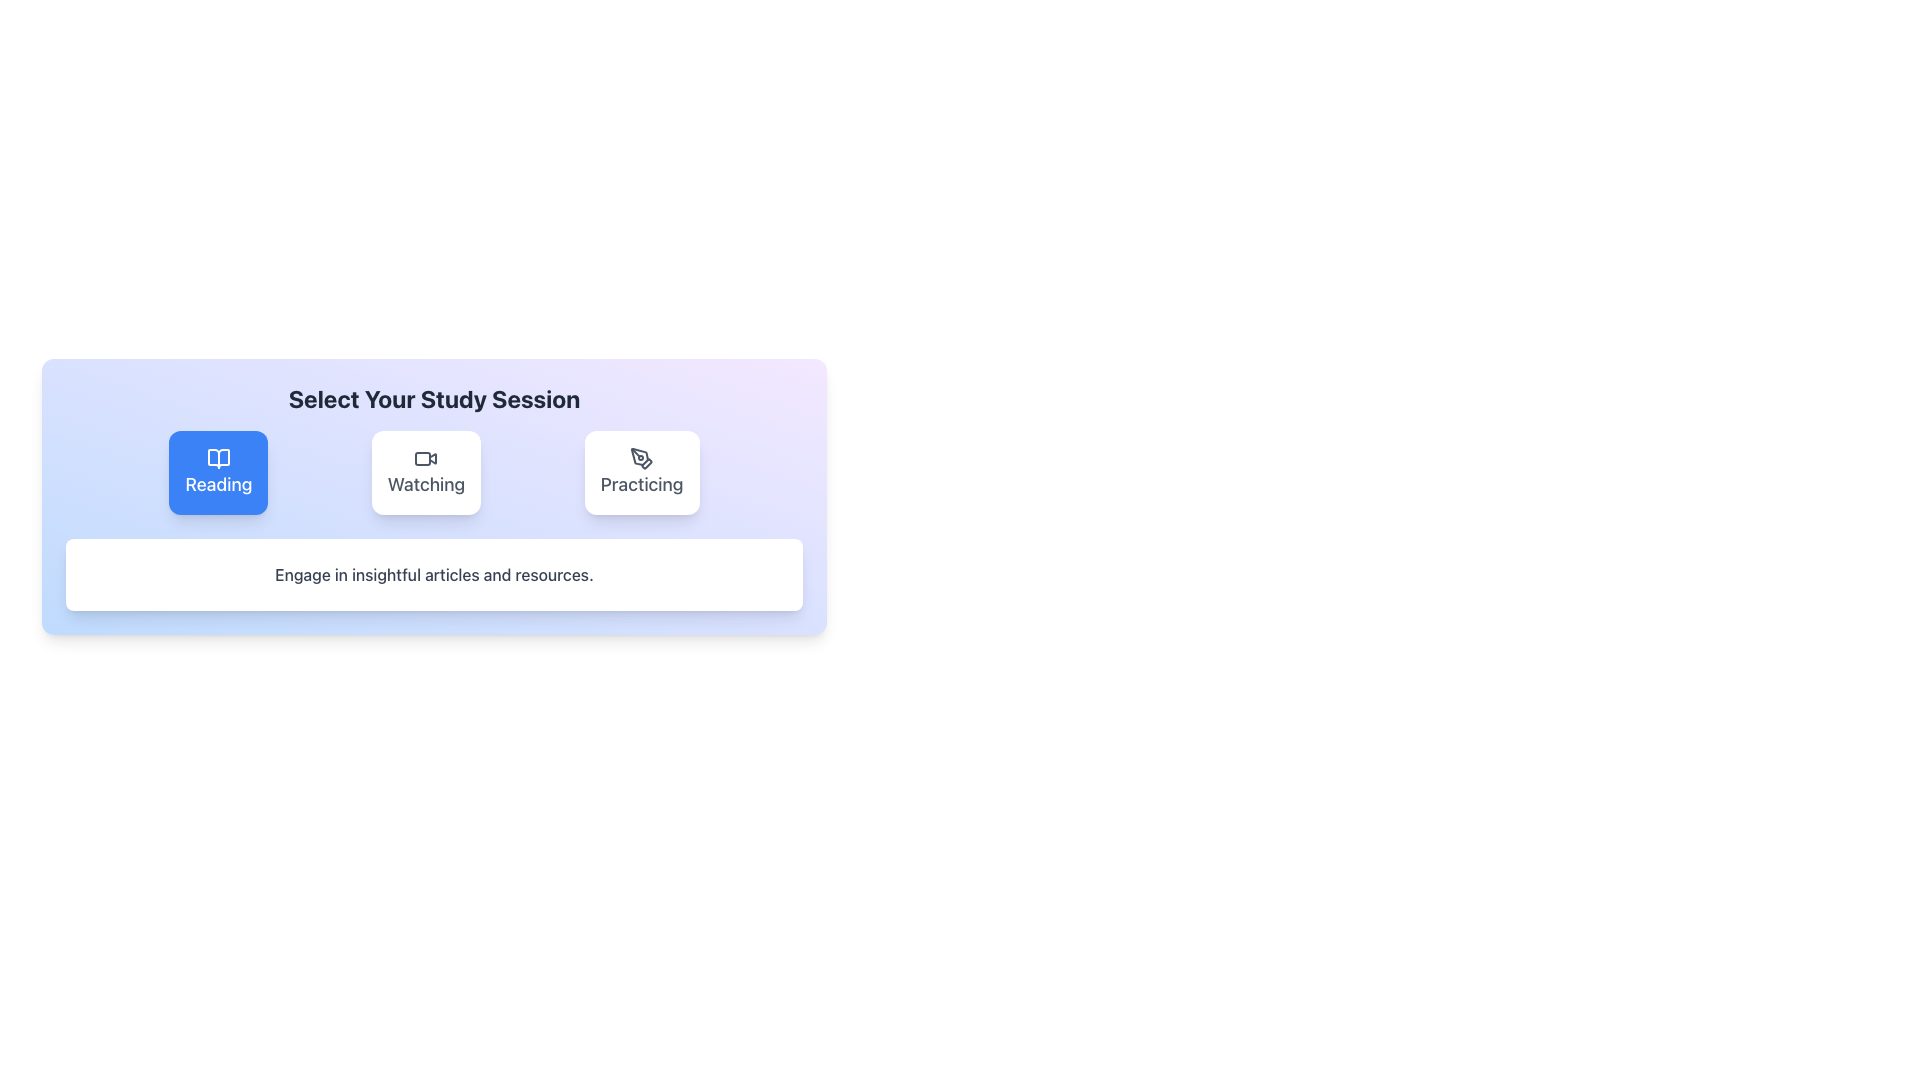 This screenshot has height=1080, width=1920. What do you see at coordinates (218, 485) in the screenshot?
I see `the text label displaying 'Reading', which is centered within a blue button at the bottom of an icon of an open book` at bounding box center [218, 485].